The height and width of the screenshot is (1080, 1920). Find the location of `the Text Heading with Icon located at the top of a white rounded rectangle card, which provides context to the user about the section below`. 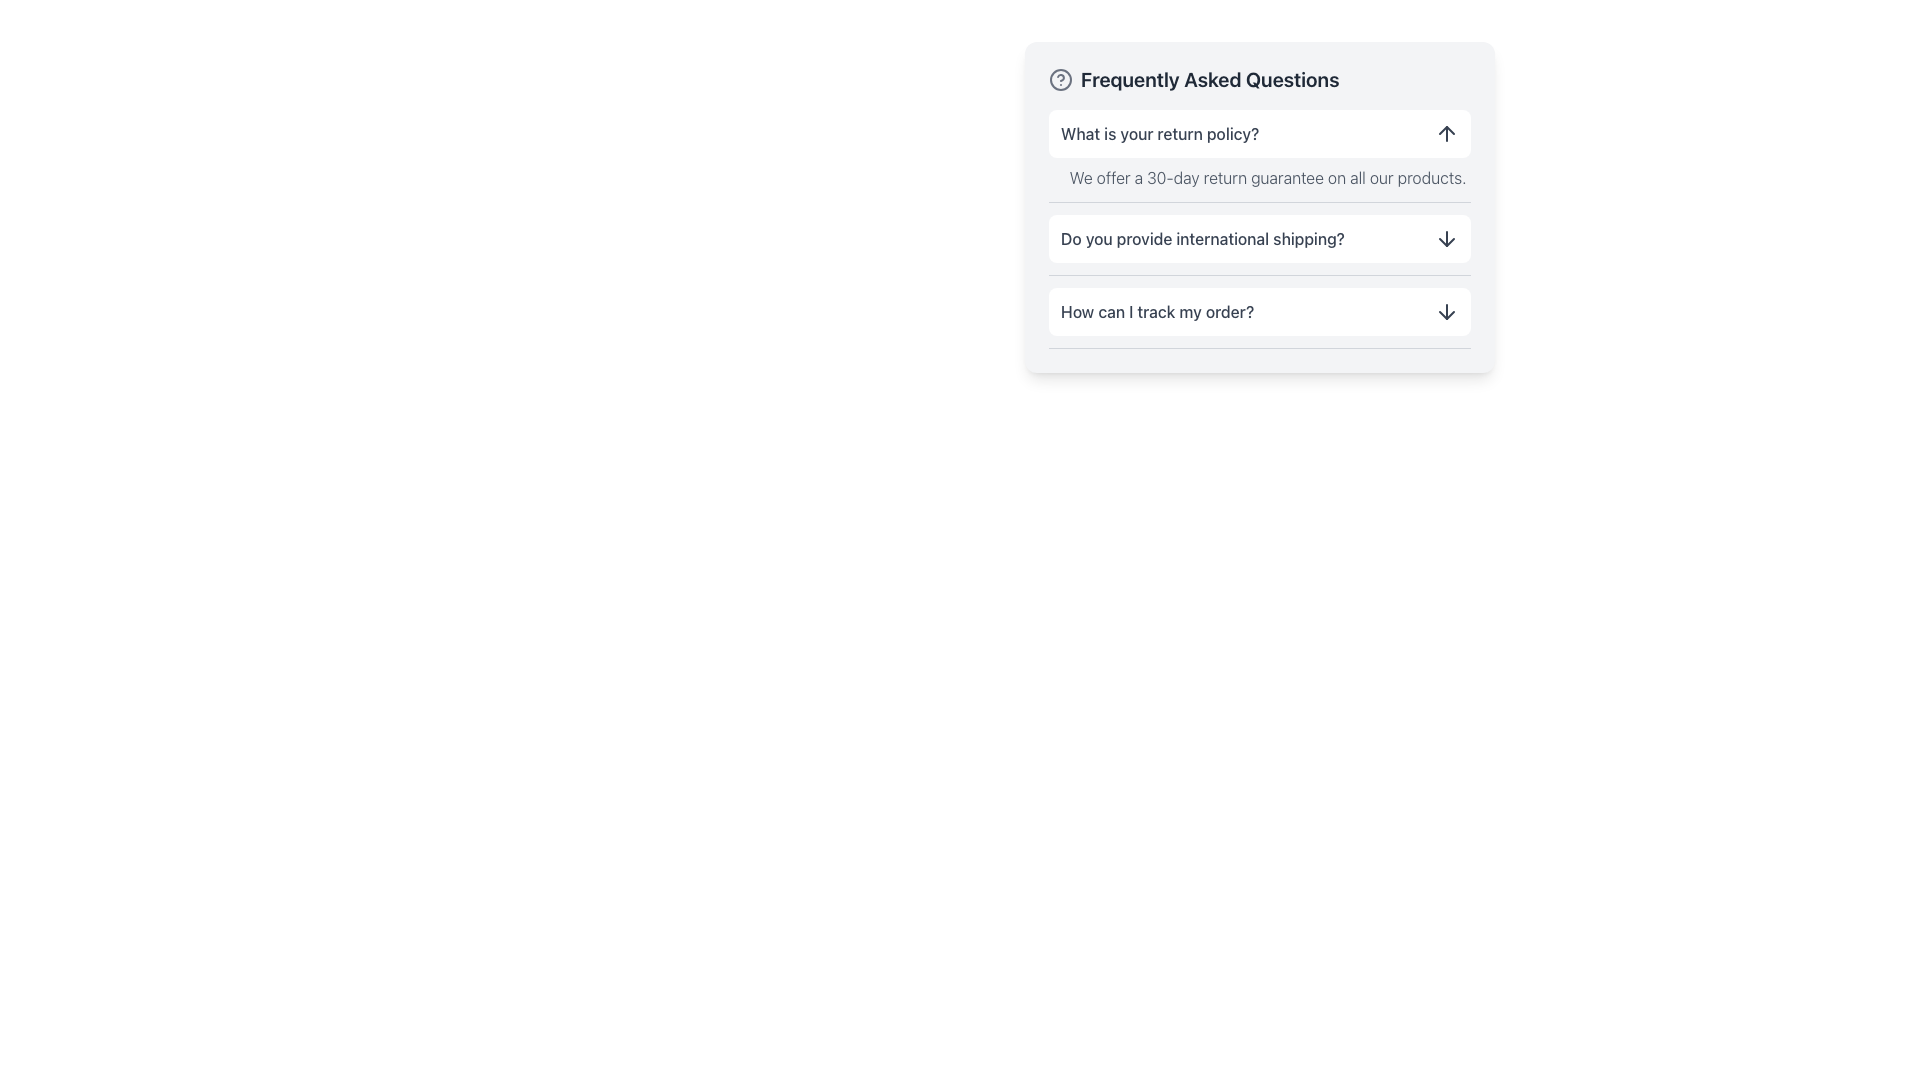

the Text Heading with Icon located at the top of a white rounded rectangle card, which provides context to the user about the section below is located at coordinates (1258, 79).